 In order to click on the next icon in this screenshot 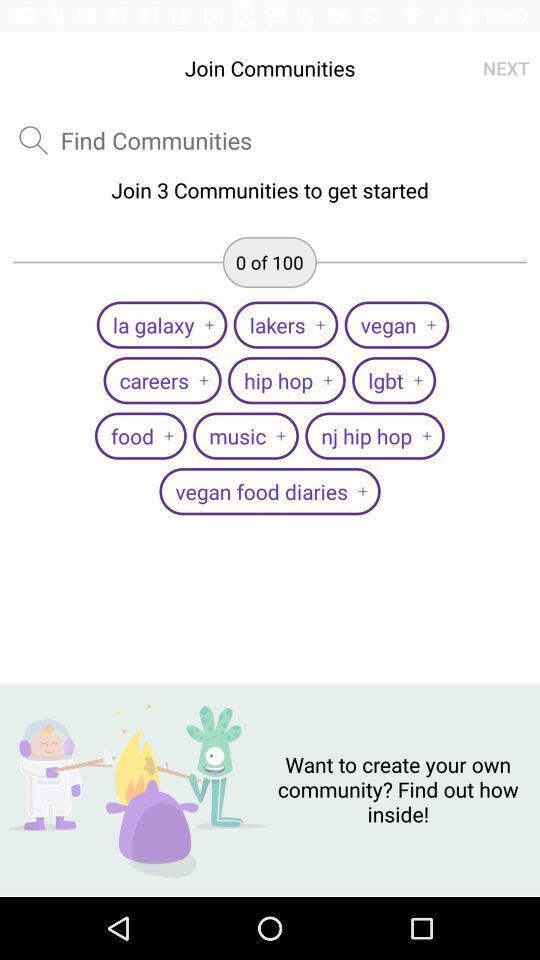, I will do `click(505, 68)`.